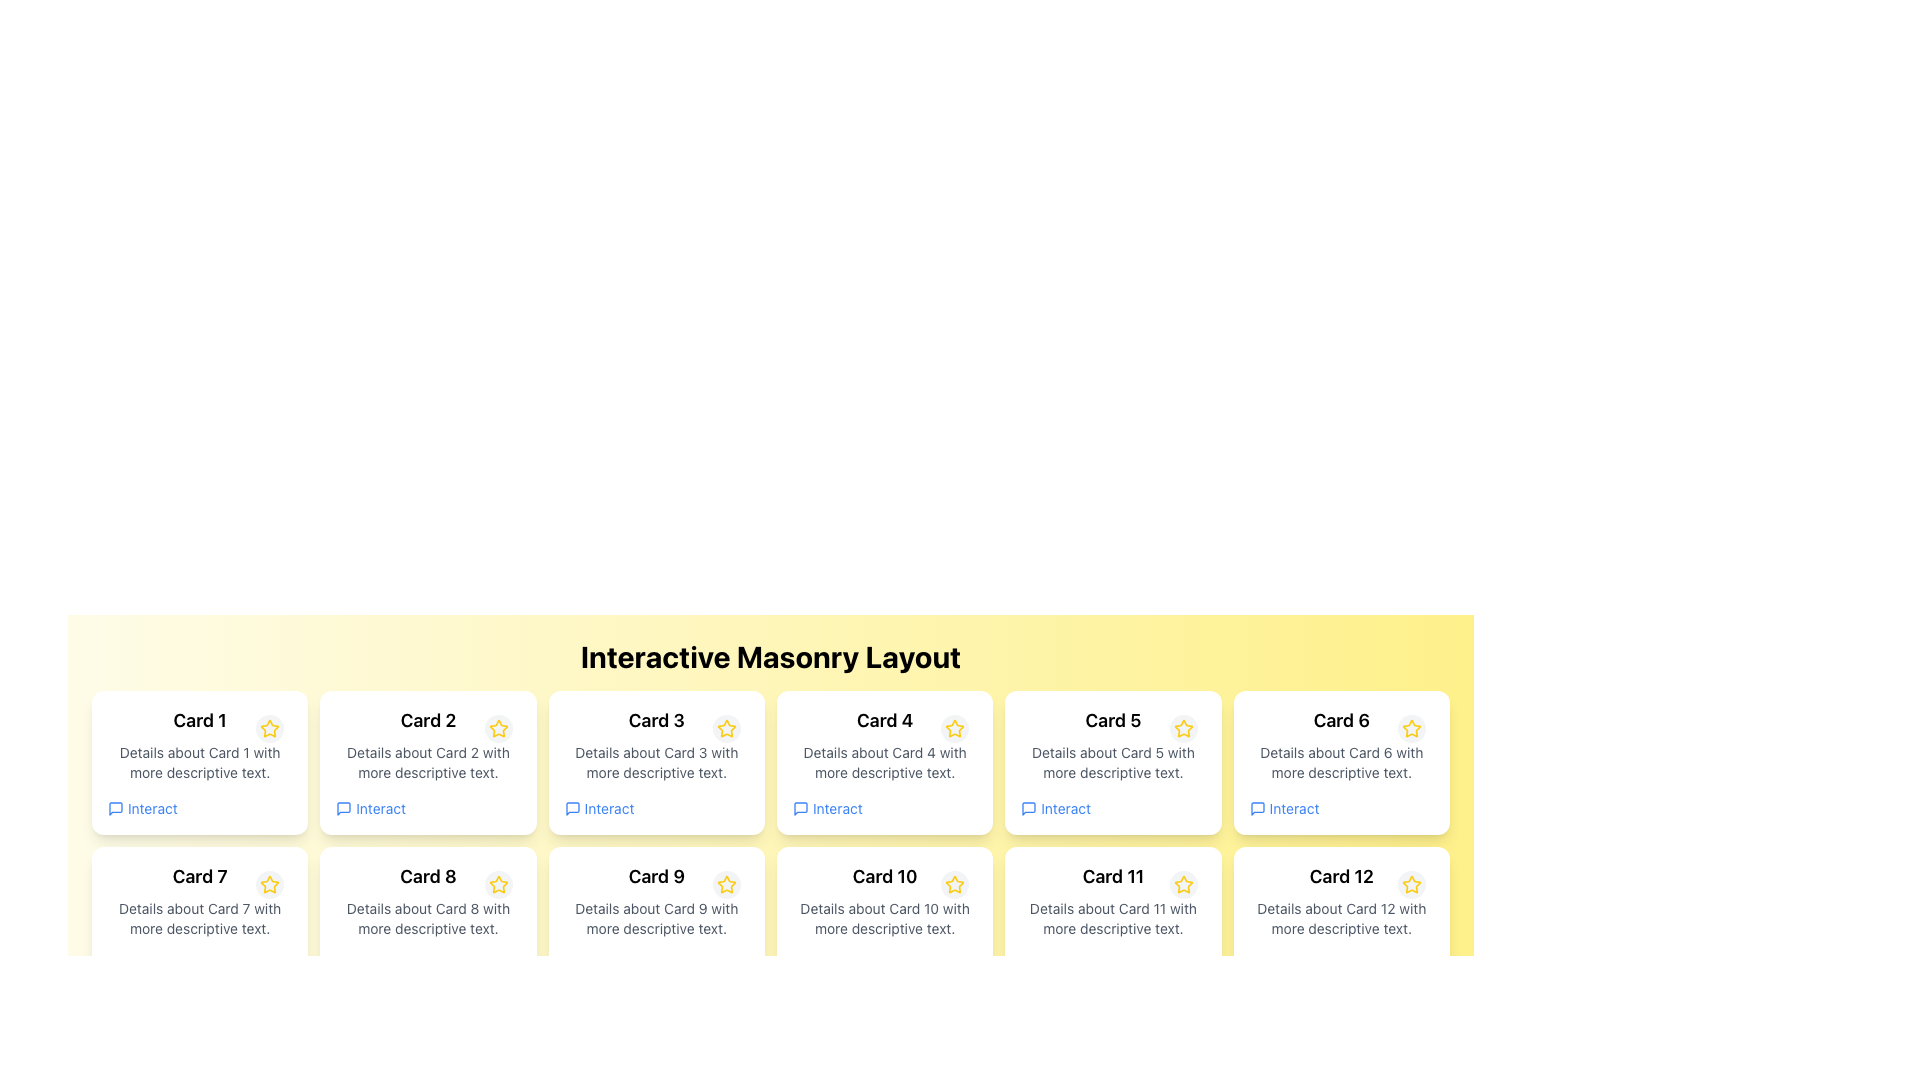  Describe the element at coordinates (656, 875) in the screenshot. I see `the Text label displaying 'Card 9' located in the header section of the card component in the second row, first column of the masonry layout` at that location.